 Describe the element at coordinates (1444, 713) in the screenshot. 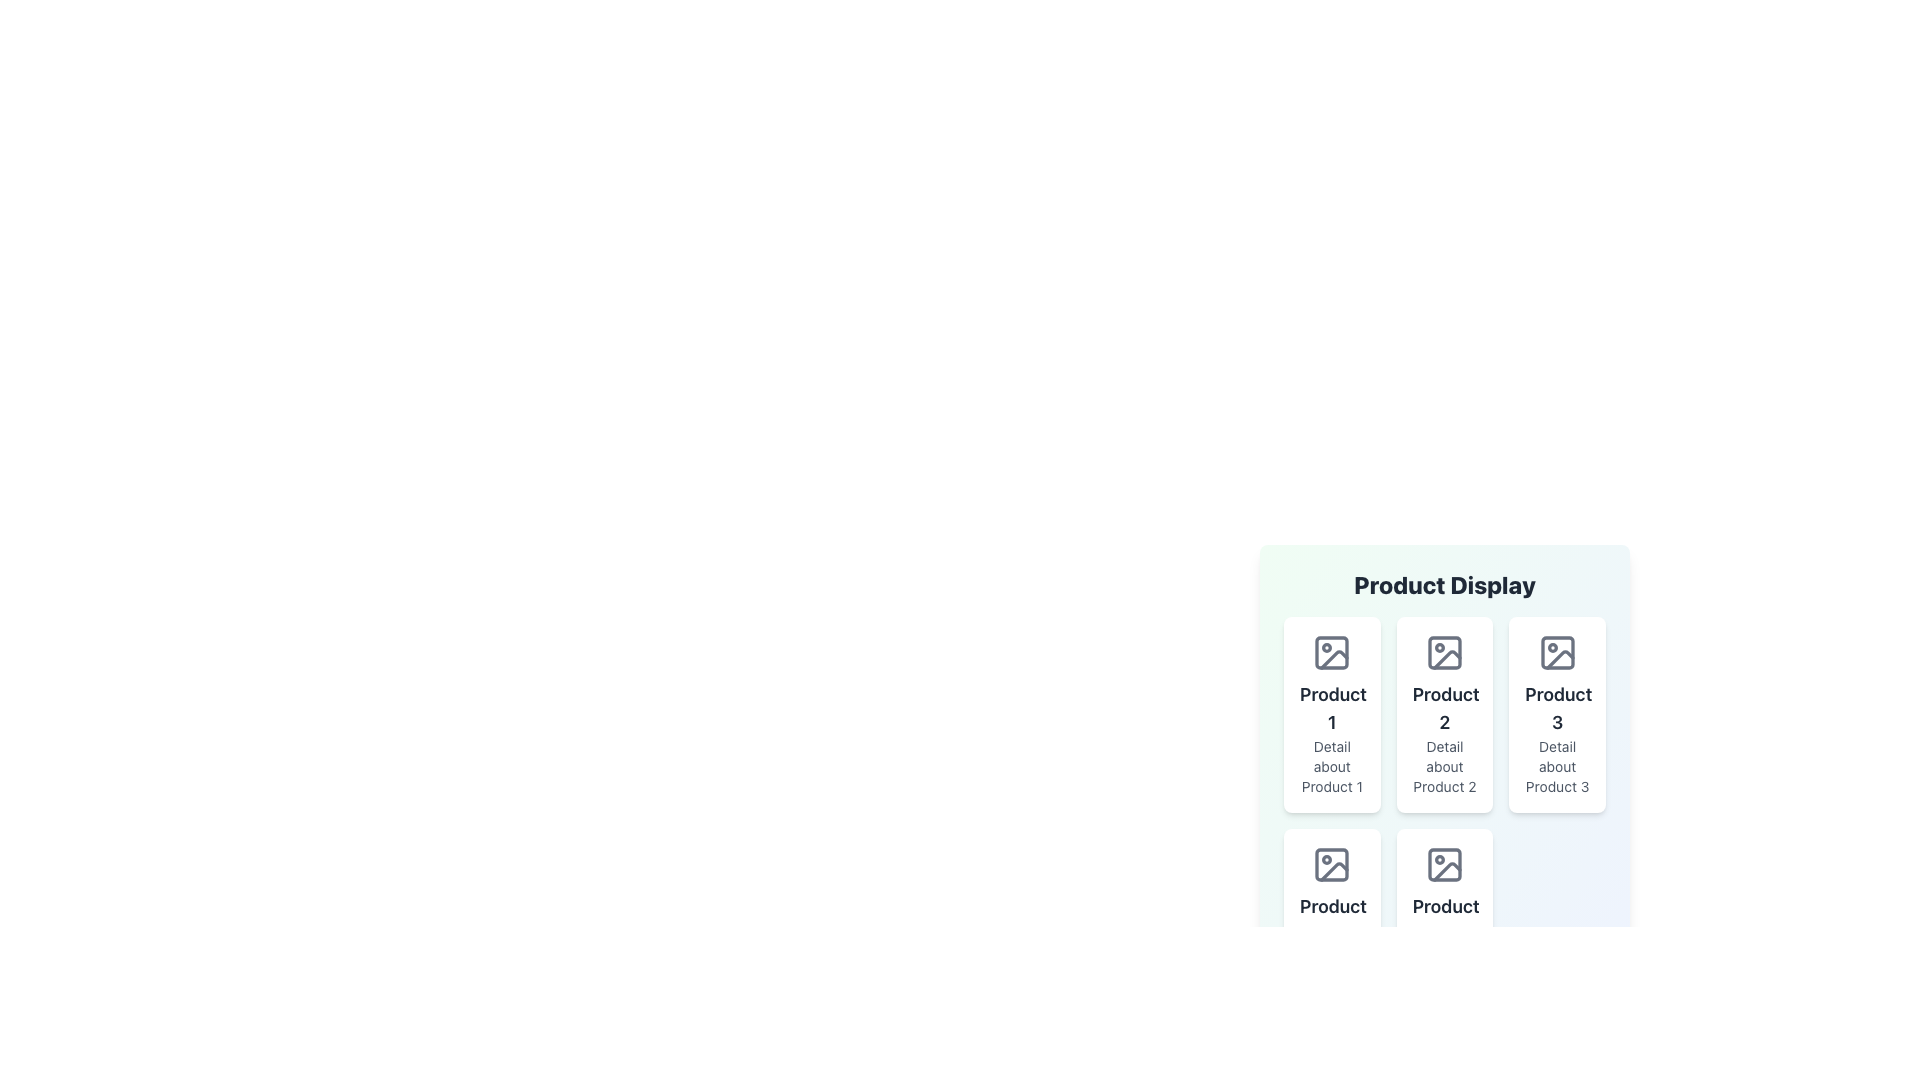

I see `the product display card labeled 'Product 2', which is the second card in a grid layout under the 'Product Display' heading` at that location.